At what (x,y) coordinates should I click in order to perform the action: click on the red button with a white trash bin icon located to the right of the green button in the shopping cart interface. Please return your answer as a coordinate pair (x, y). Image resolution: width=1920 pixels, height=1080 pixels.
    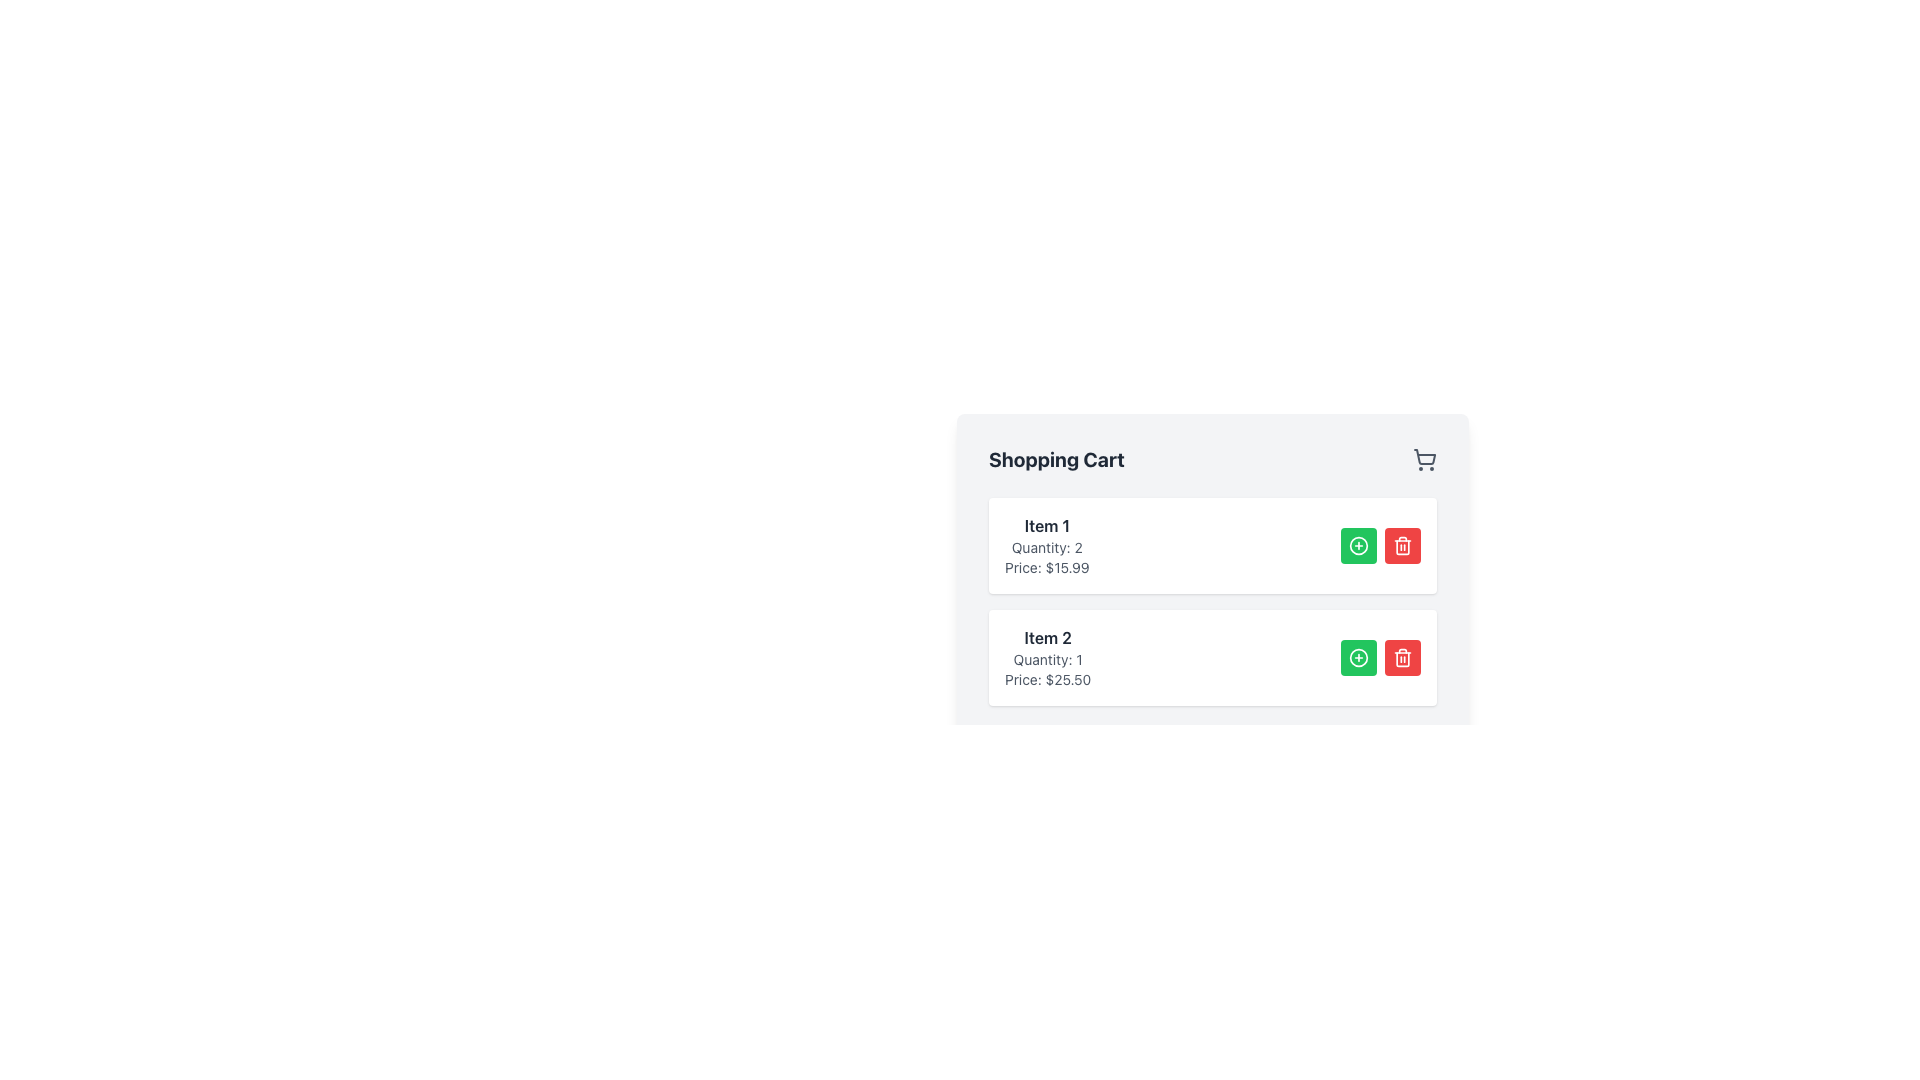
    Looking at the image, I should click on (1401, 658).